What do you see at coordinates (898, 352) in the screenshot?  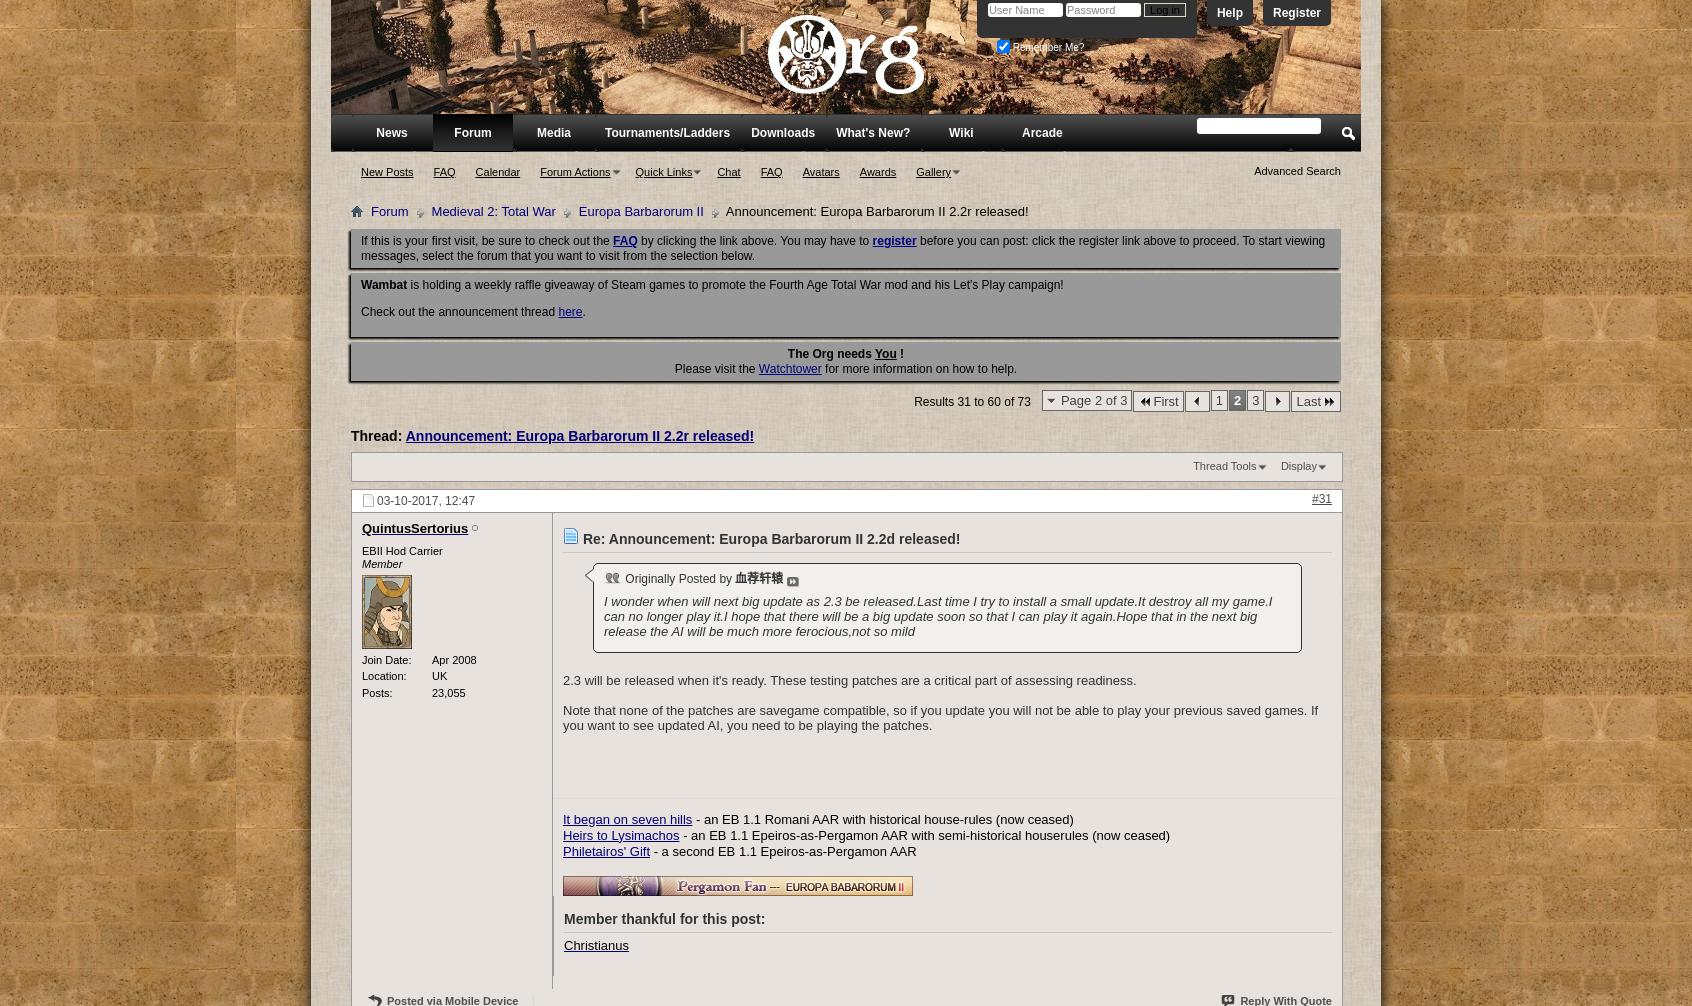 I see `'!'` at bounding box center [898, 352].